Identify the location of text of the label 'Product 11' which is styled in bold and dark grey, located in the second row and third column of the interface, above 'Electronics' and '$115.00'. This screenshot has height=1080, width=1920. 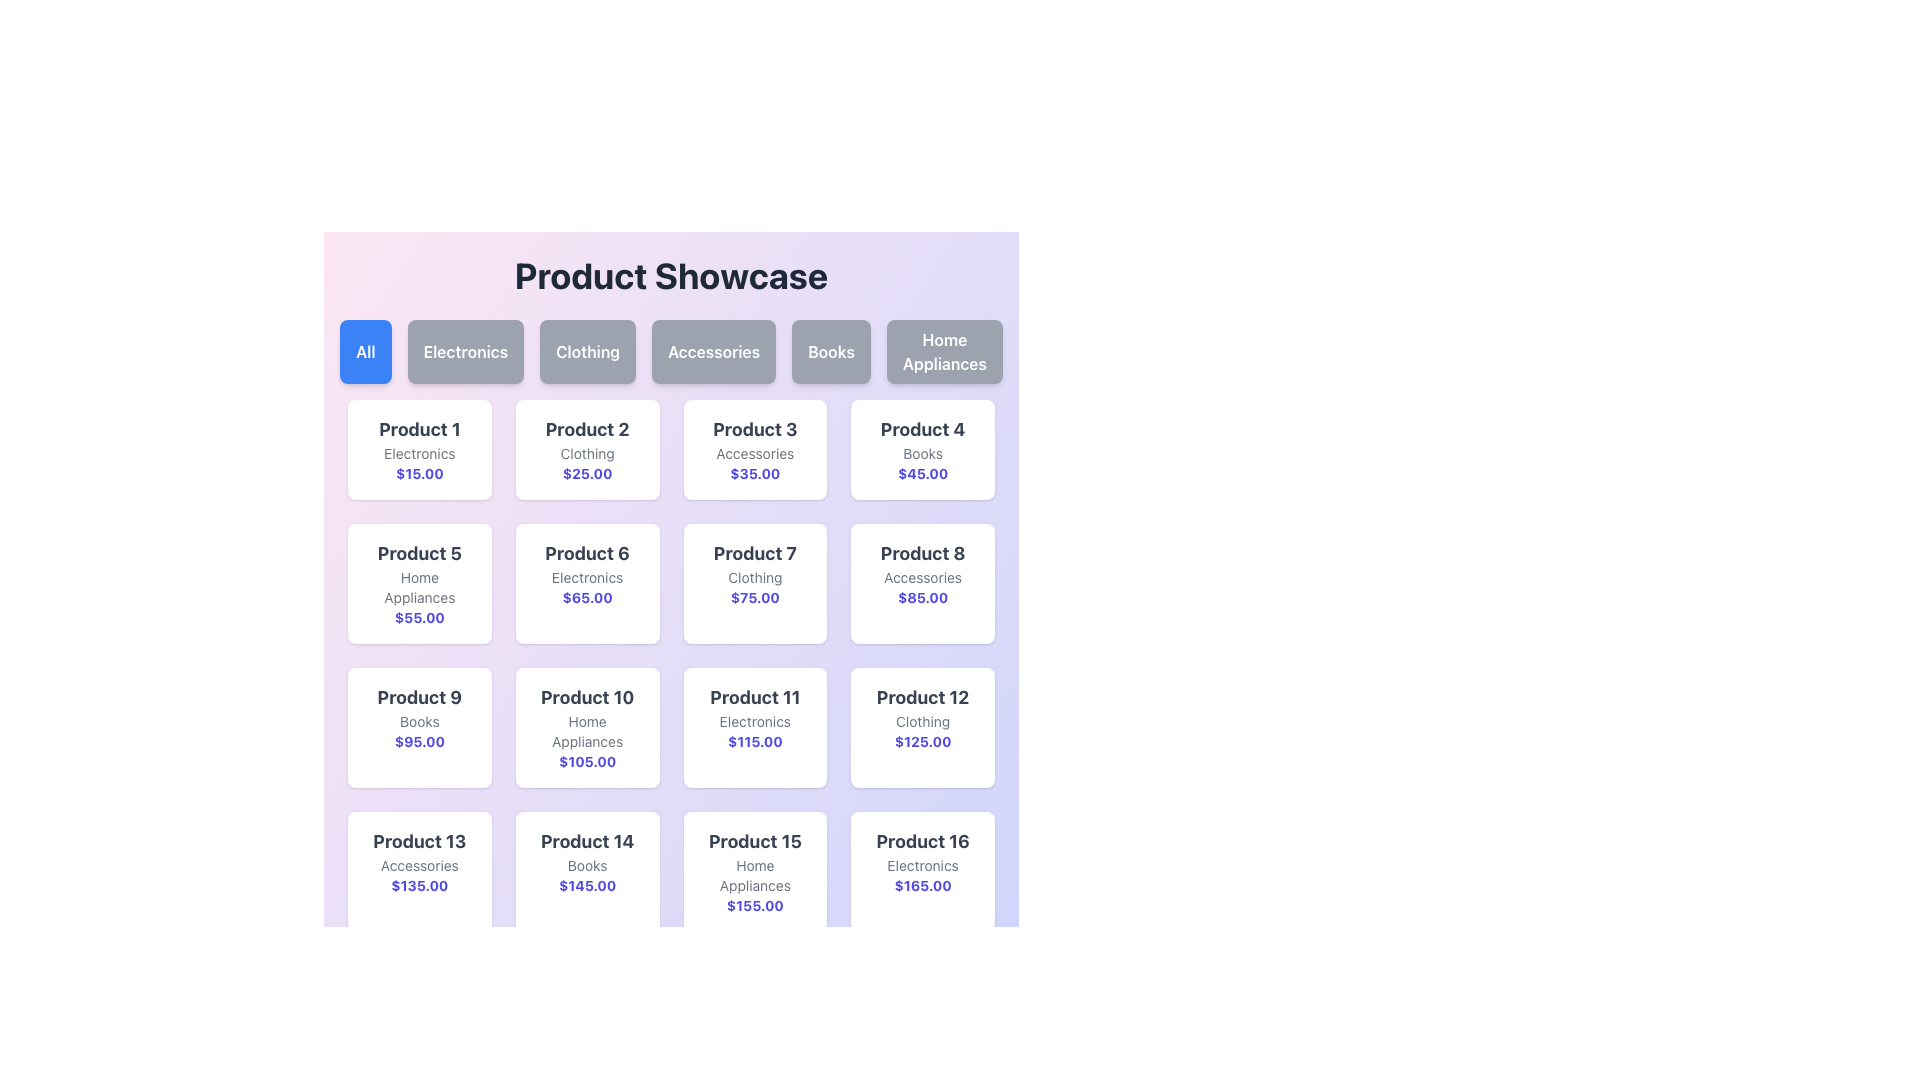
(754, 697).